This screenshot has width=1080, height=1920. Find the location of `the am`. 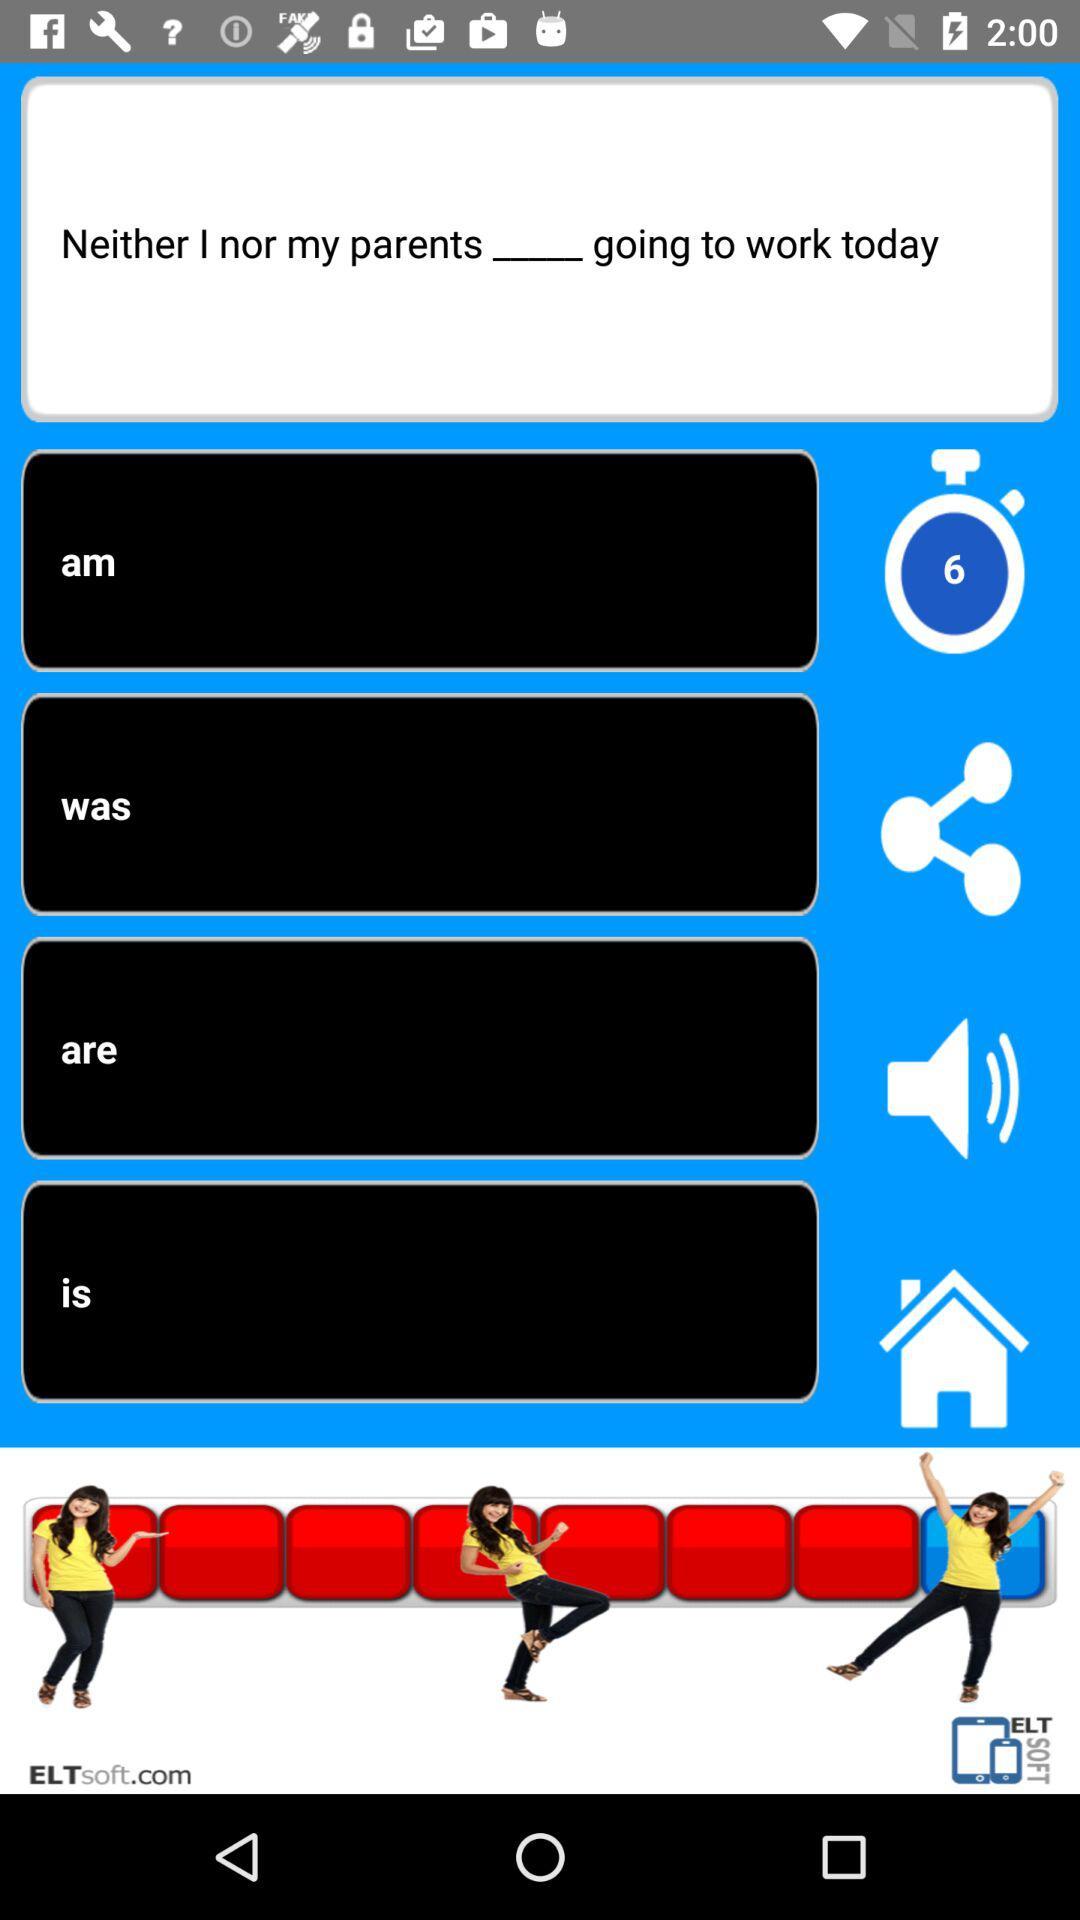

the am is located at coordinates (419, 560).